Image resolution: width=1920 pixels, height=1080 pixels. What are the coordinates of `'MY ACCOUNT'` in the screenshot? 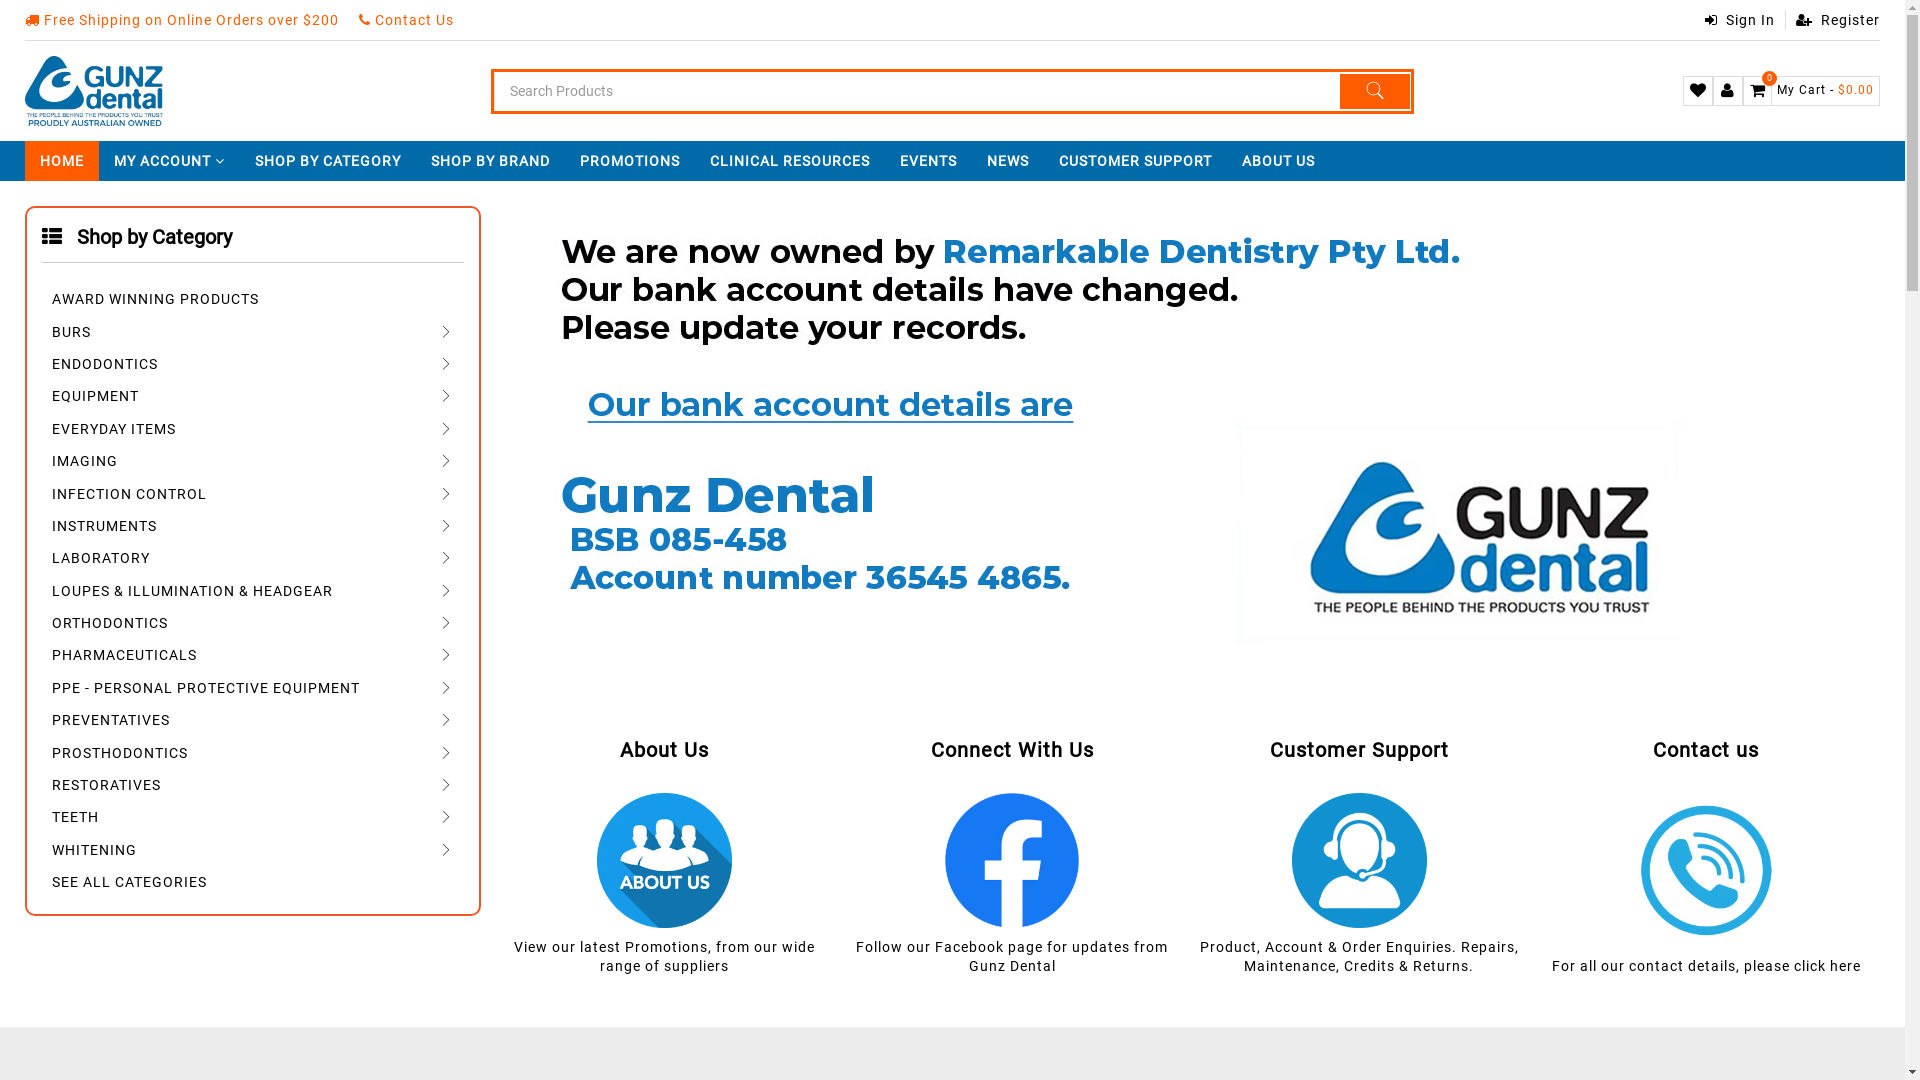 It's located at (169, 160).